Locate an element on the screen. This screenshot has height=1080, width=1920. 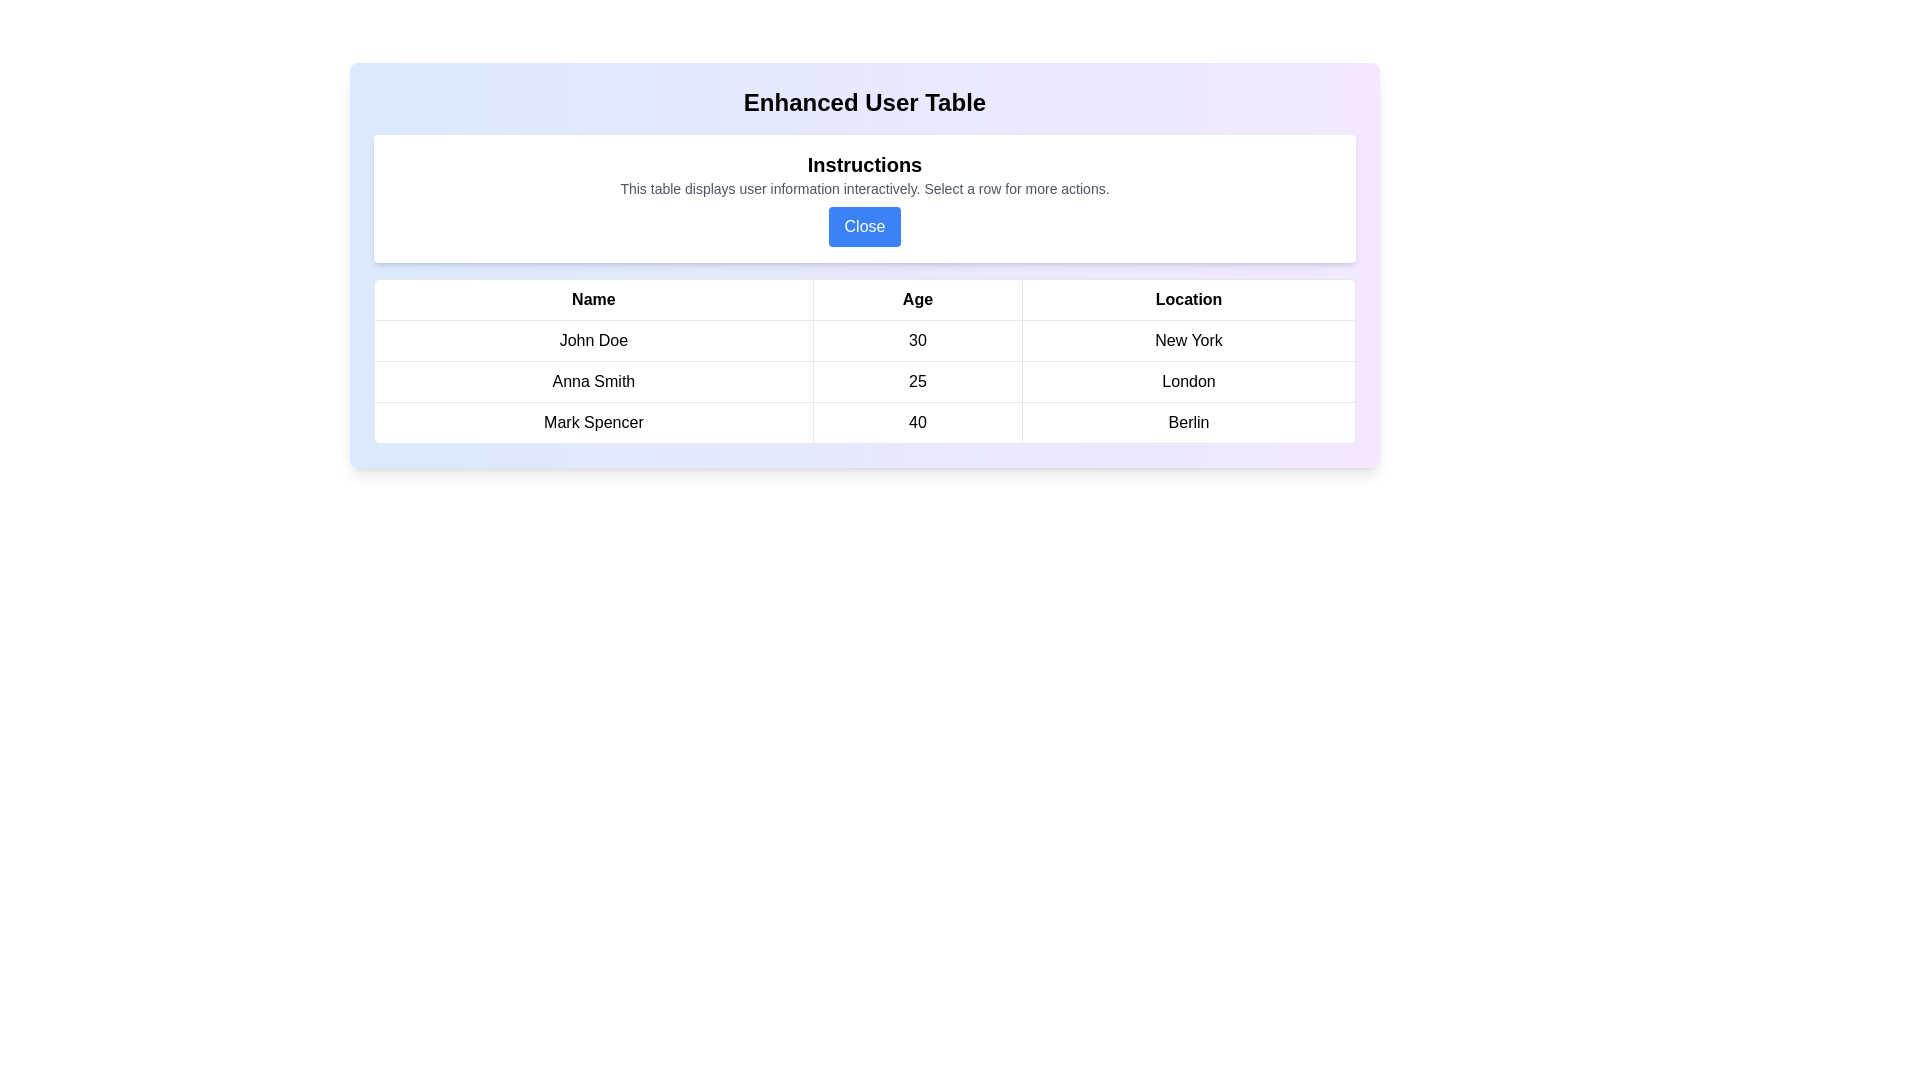
the Table Header Cell that serves as the header for the first column indicating names, by clicking on it since it is clickable is located at coordinates (592, 300).